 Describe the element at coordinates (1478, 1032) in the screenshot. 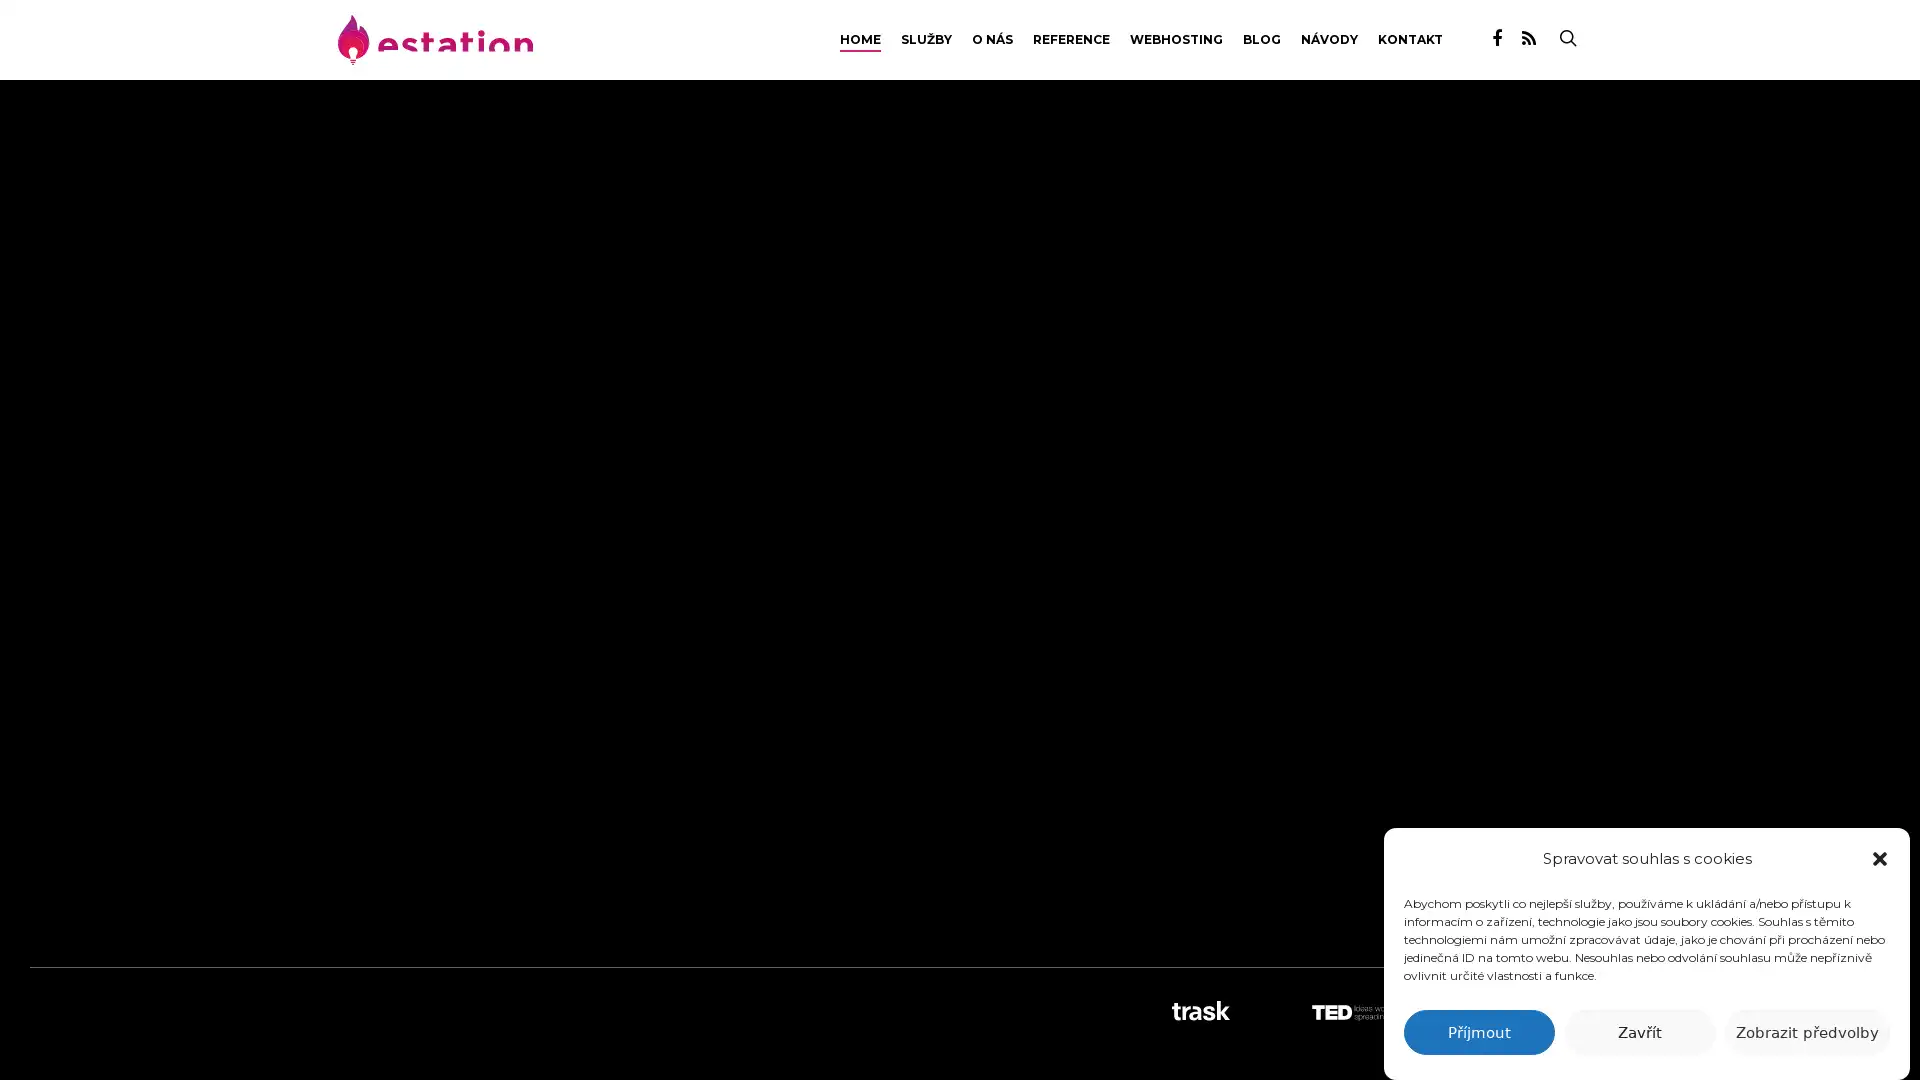

I see `Prijmout` at that location.